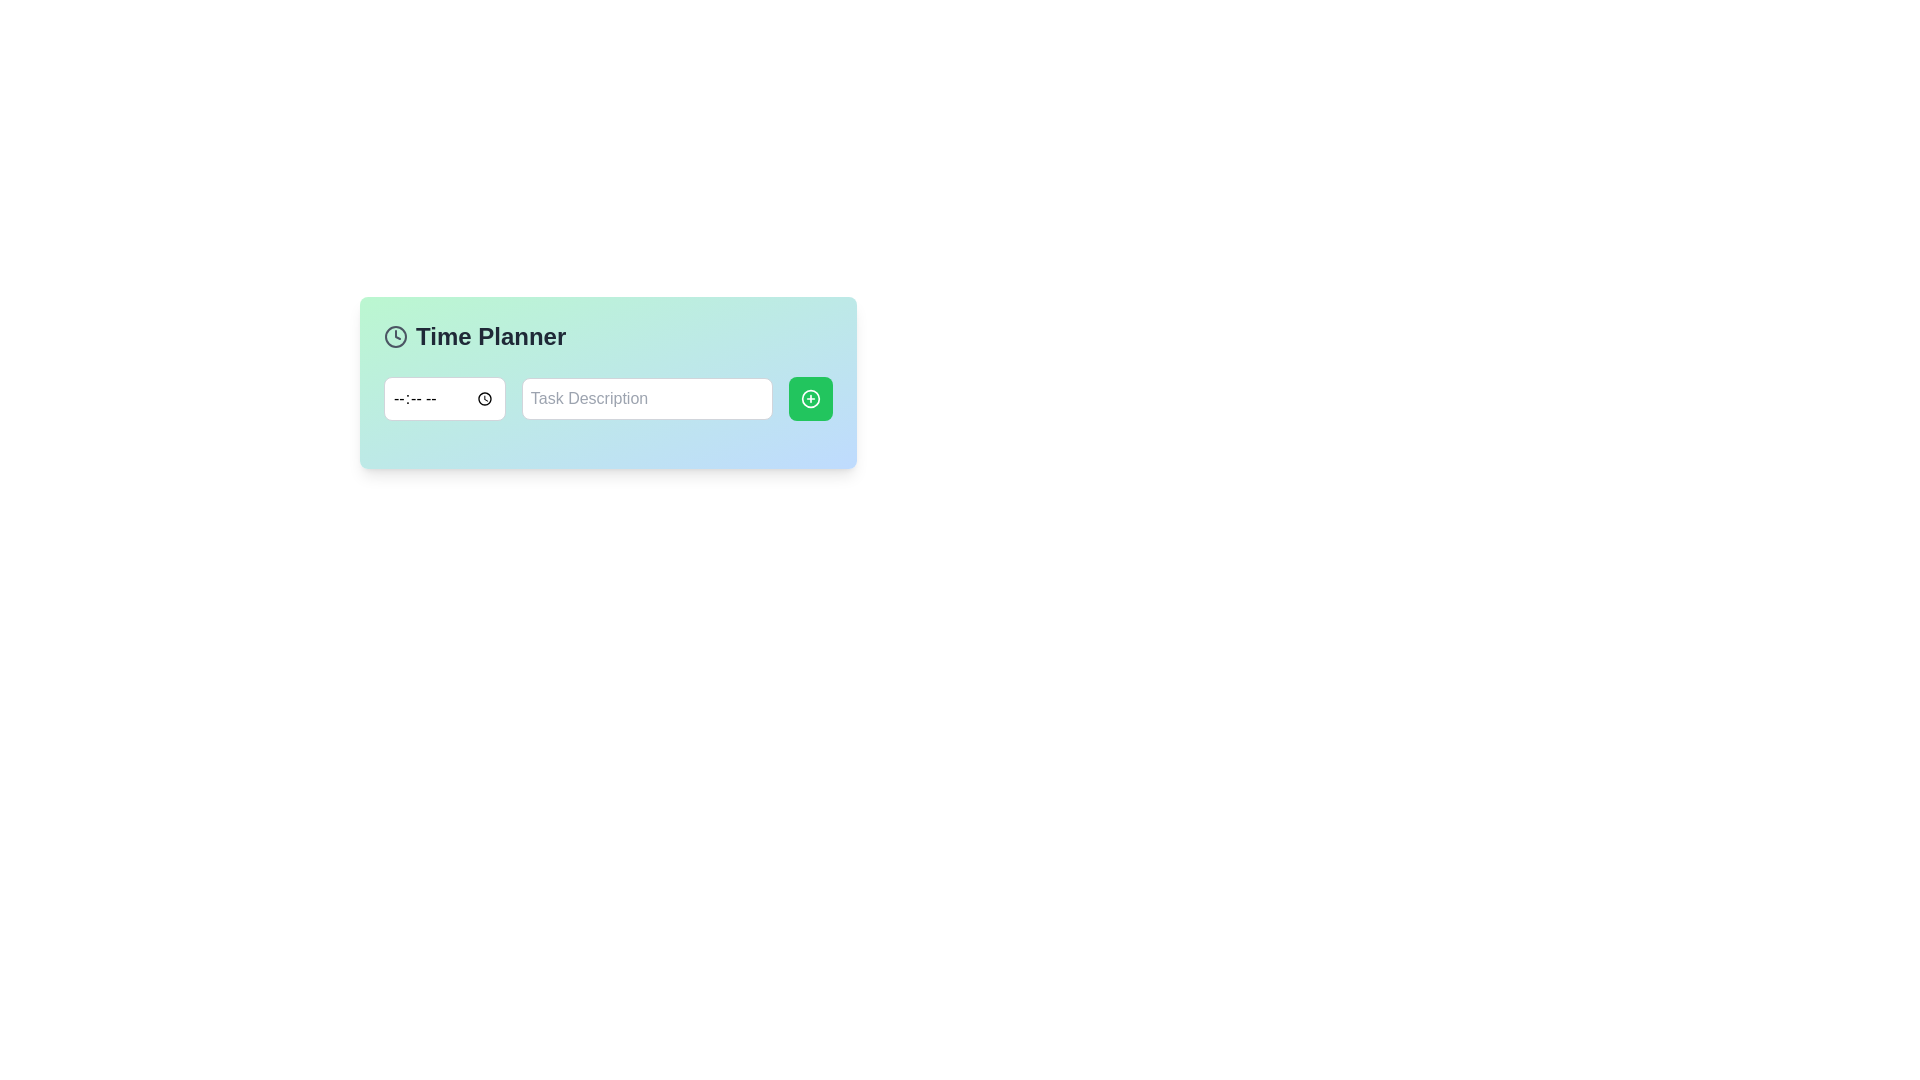 The image size is (1920, 1080). Describe the element at coordinates (811, 398) in the screenshot. I see `the SVG circle component that decorates the '+' button in the 'Time Planner' widget, located at the right-hand side of the task description input field` at that location.